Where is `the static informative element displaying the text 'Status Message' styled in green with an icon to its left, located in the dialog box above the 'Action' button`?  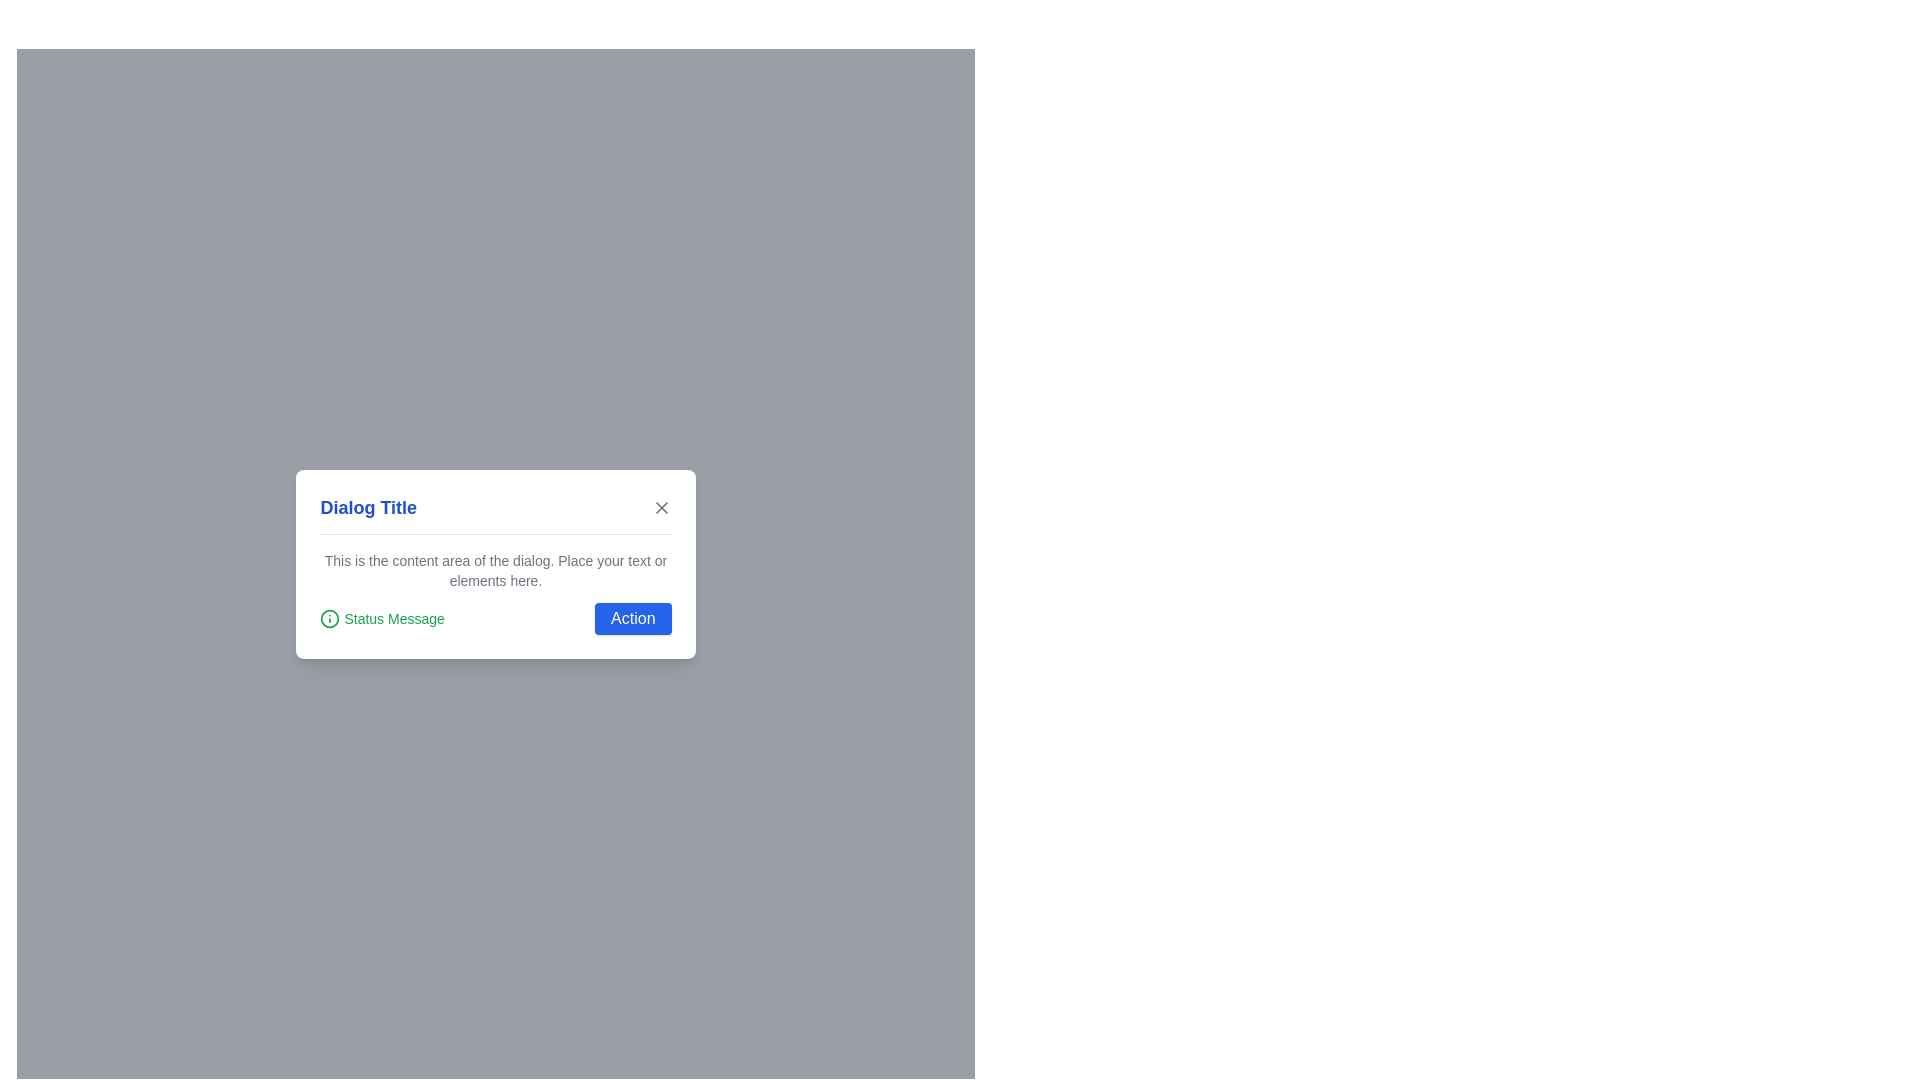
the static informative element displaying the text 'Status Message' styled in green with an icon to its left, located in the dialog box above the 'Action' button is located at coordinates (382, 617).